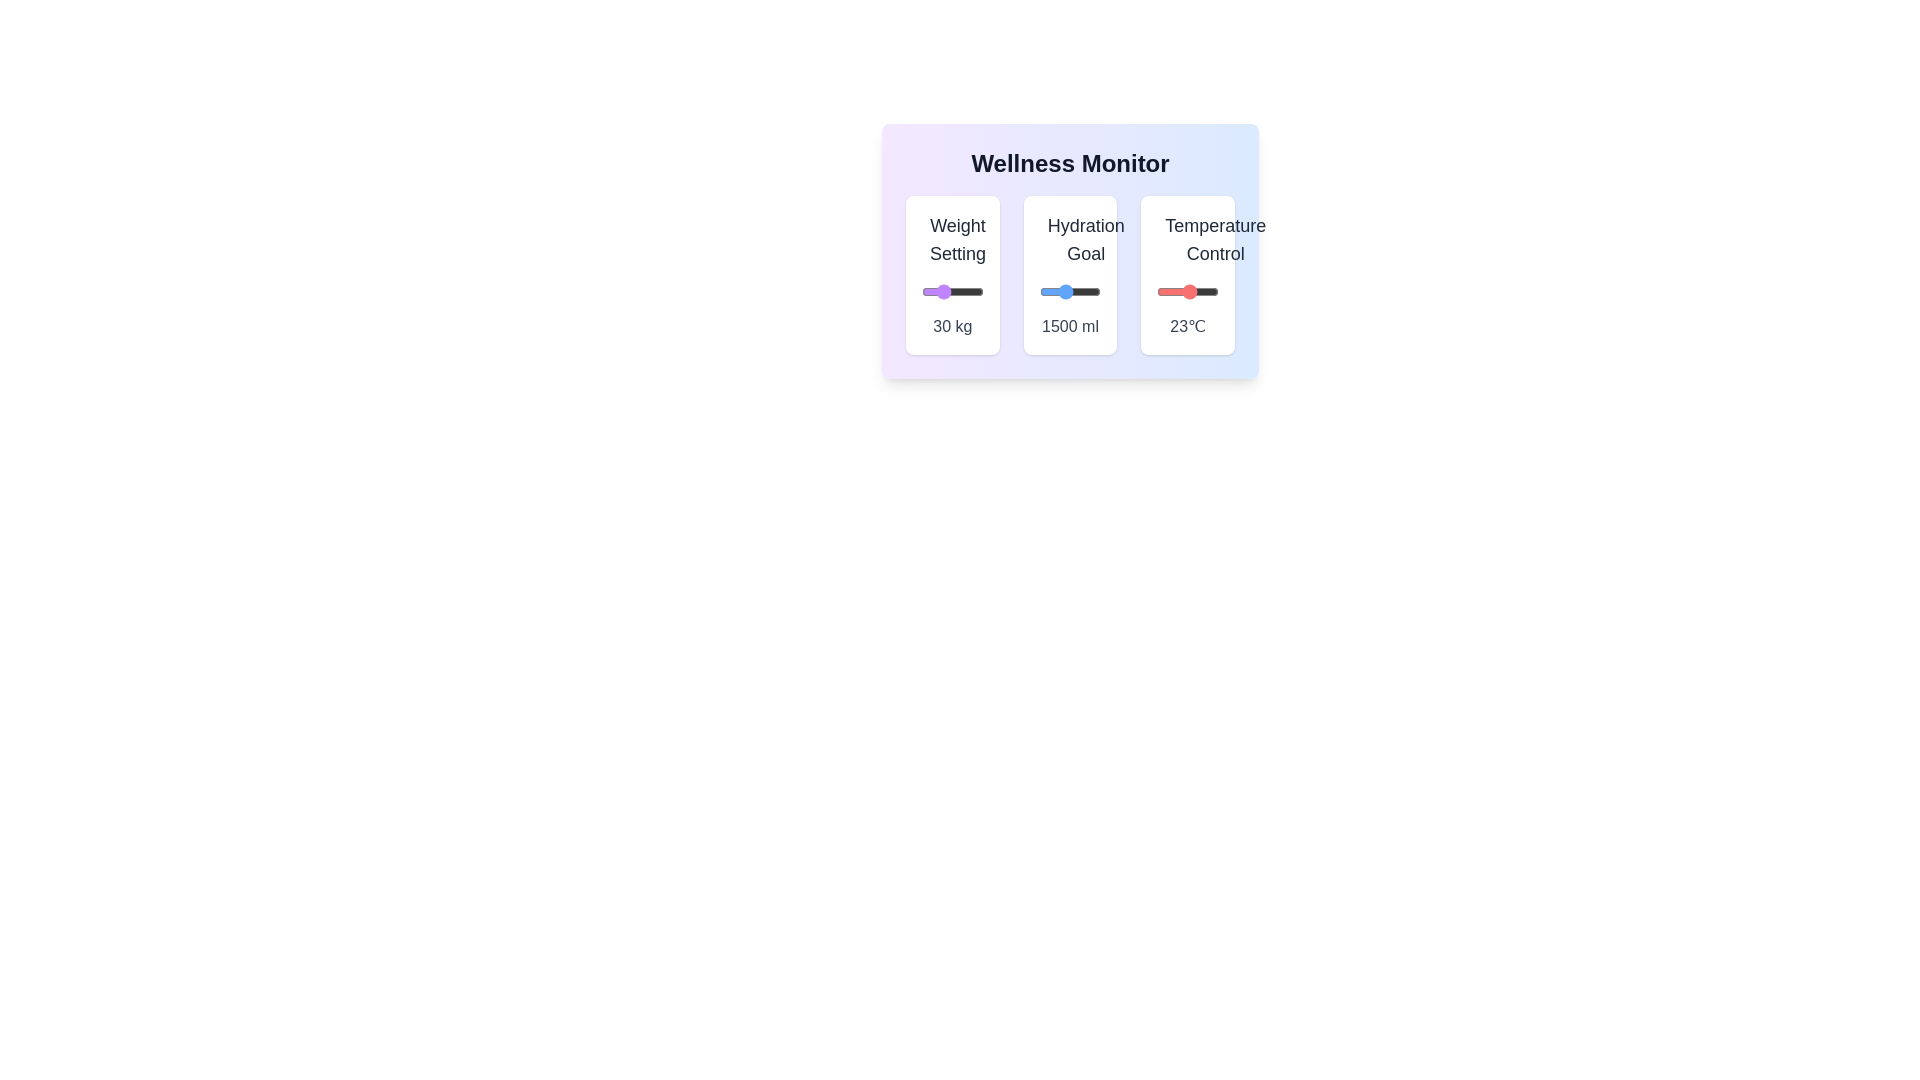 The width and height of the screenshot is (1920, 1080). I want to click on the temperature, so click(1183, 292).